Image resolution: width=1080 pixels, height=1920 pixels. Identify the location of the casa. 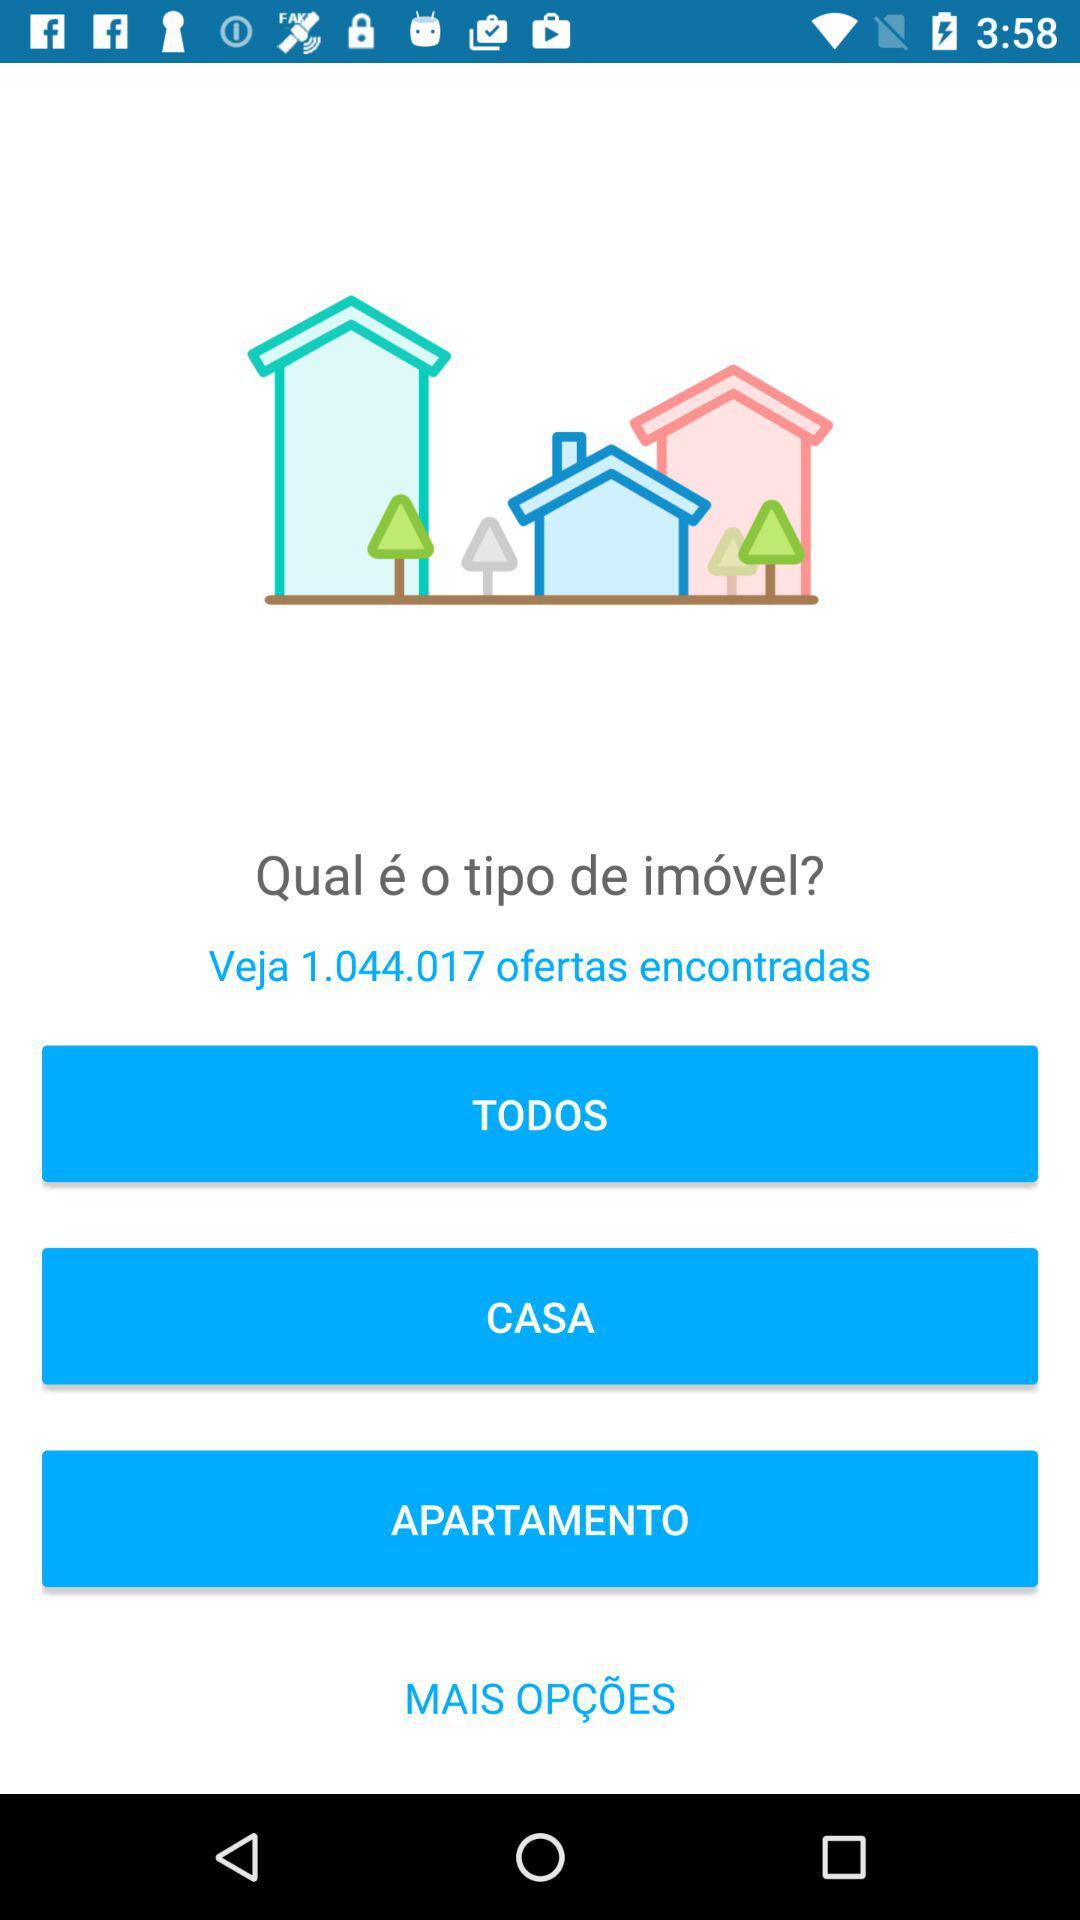
(540, 1316).